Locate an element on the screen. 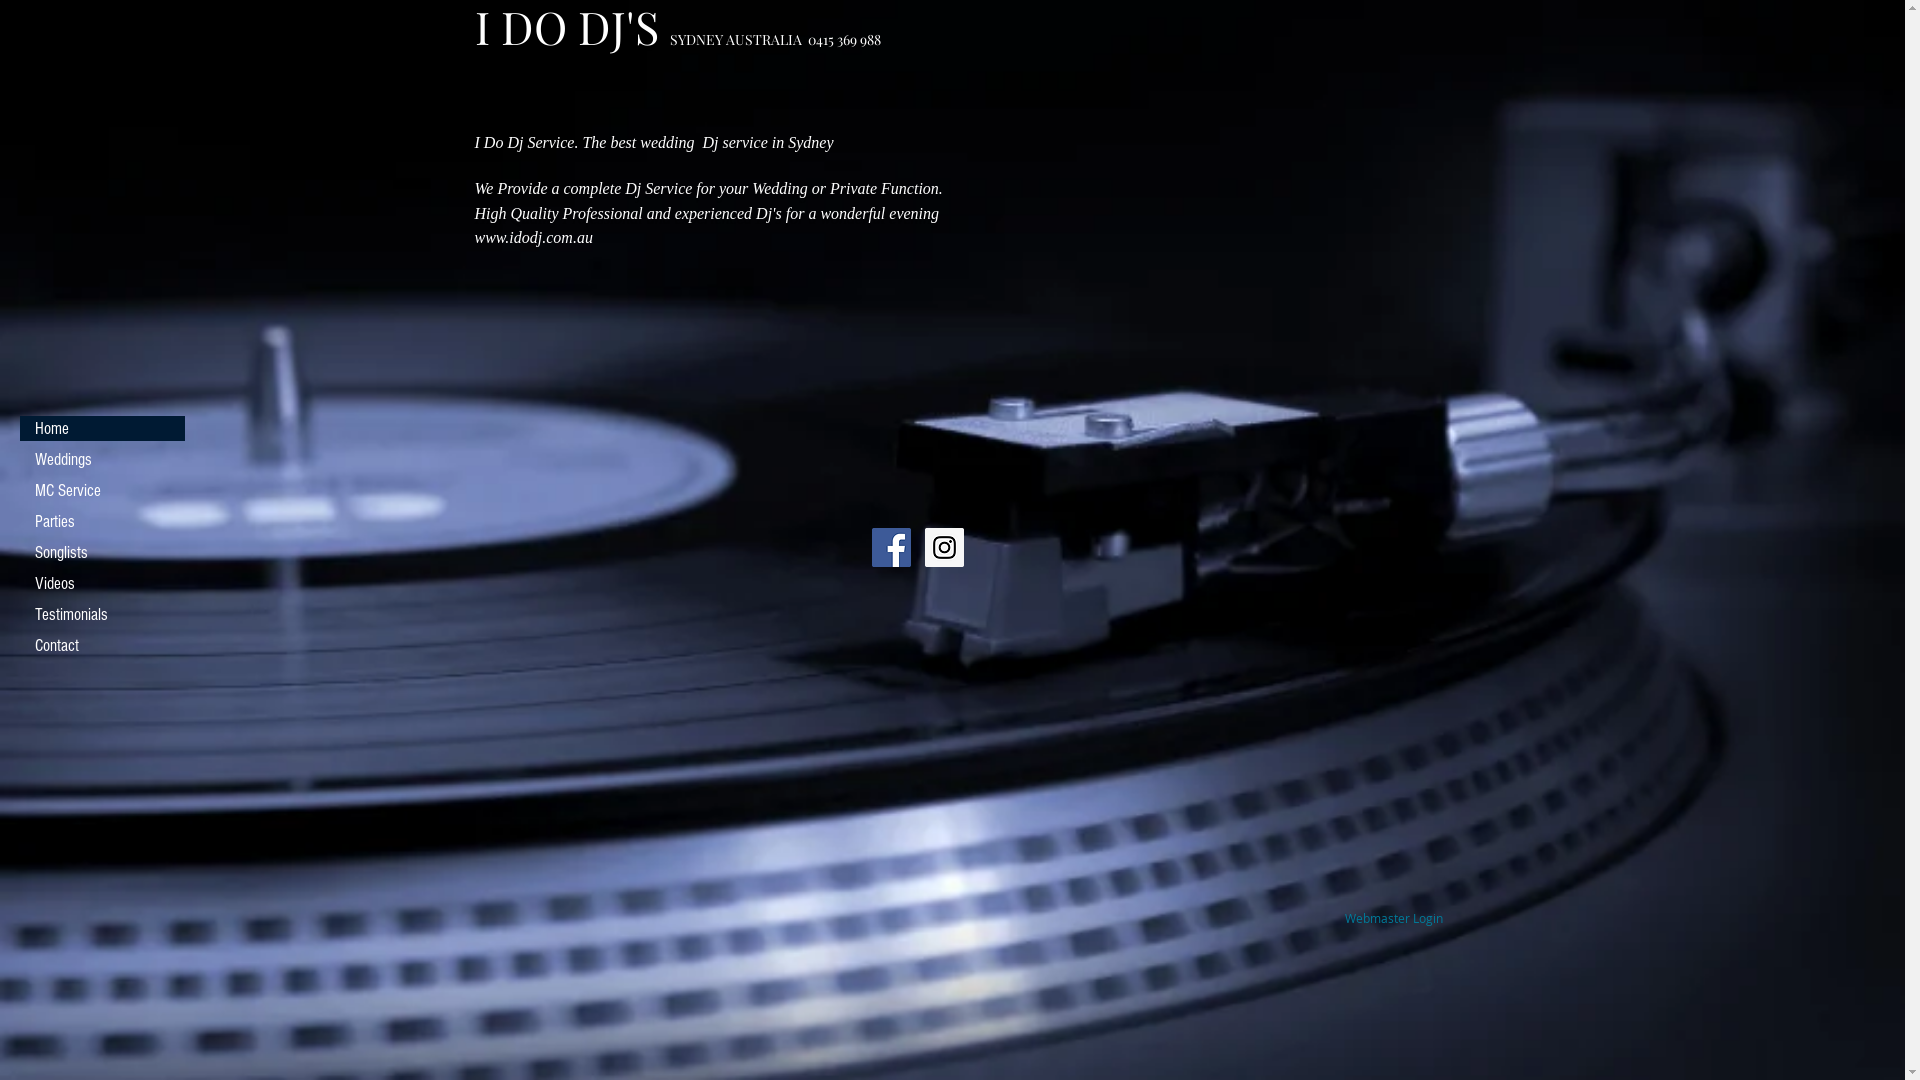 This screenshot has height=1080, width=1920. 'MC Service' is located at coordinates (101, 490).